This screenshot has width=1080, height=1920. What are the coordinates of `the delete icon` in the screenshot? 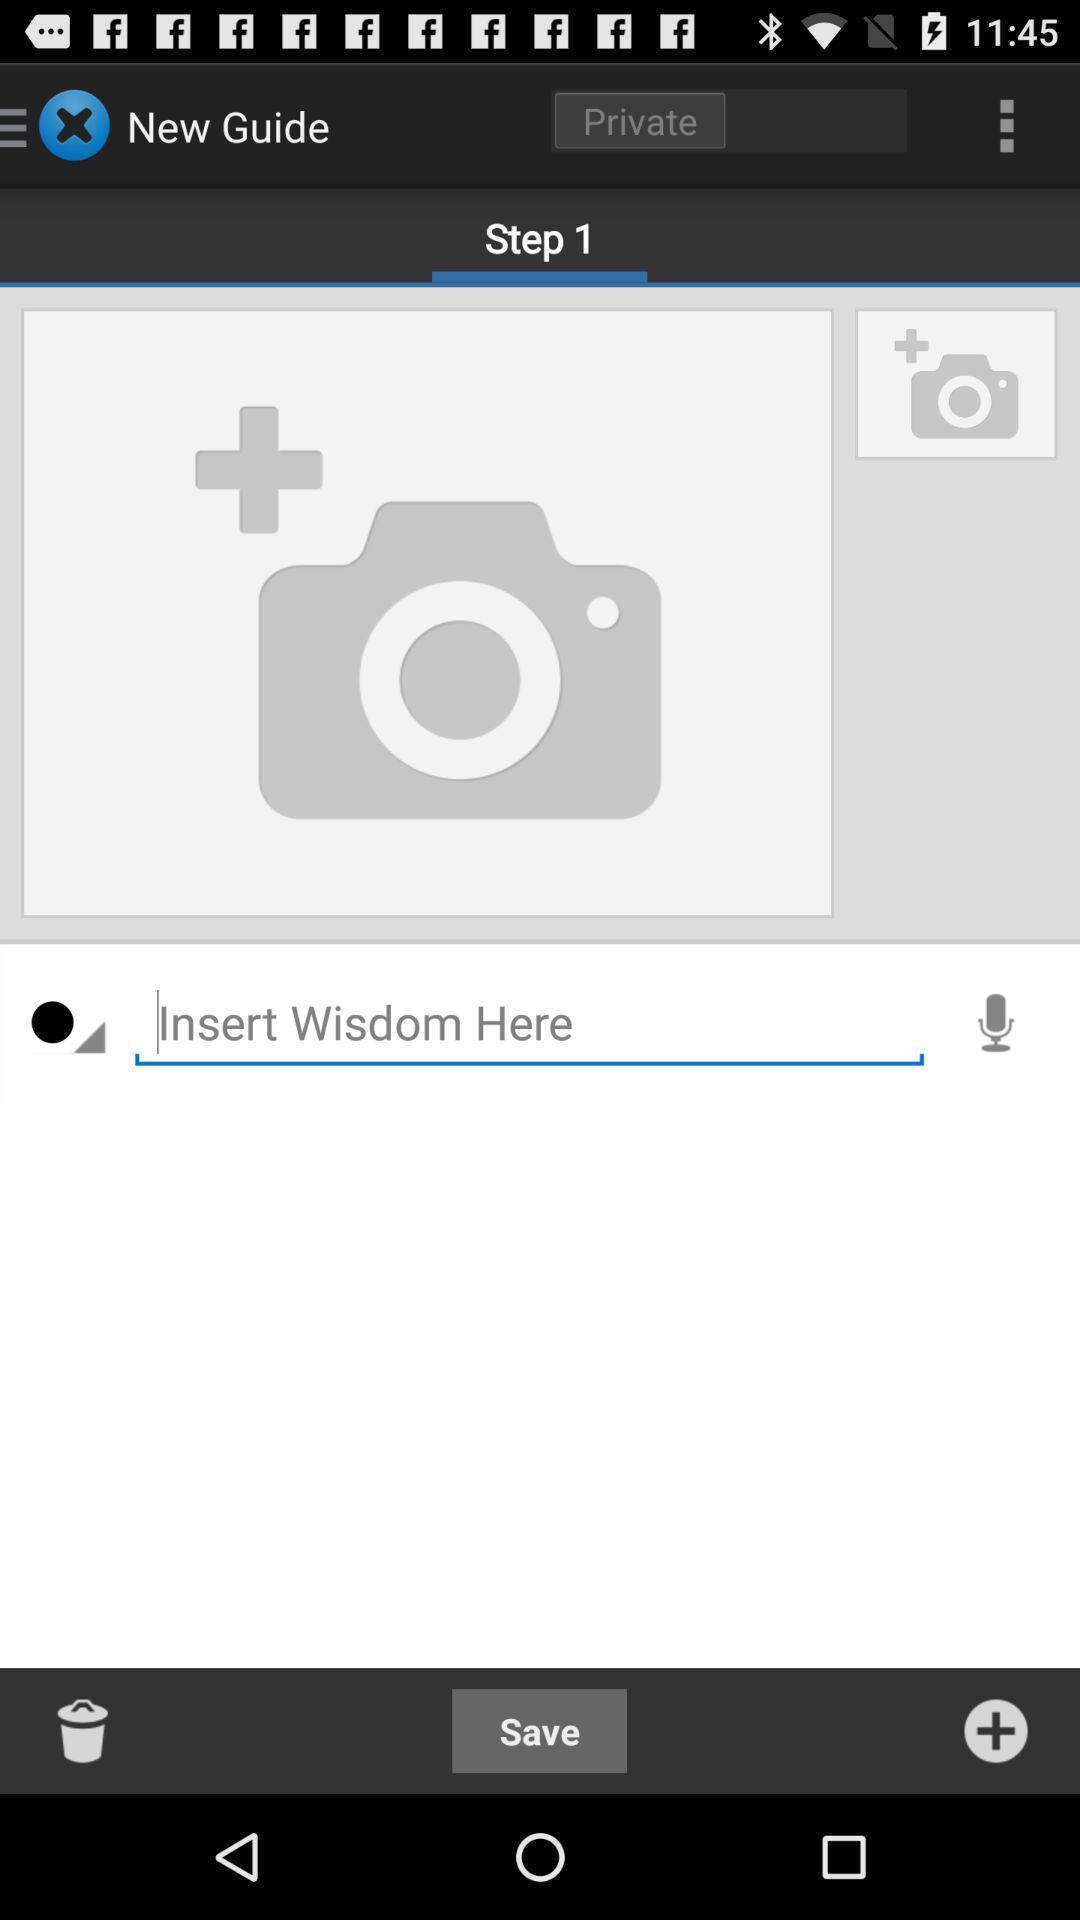 It's located at (83, 1851).